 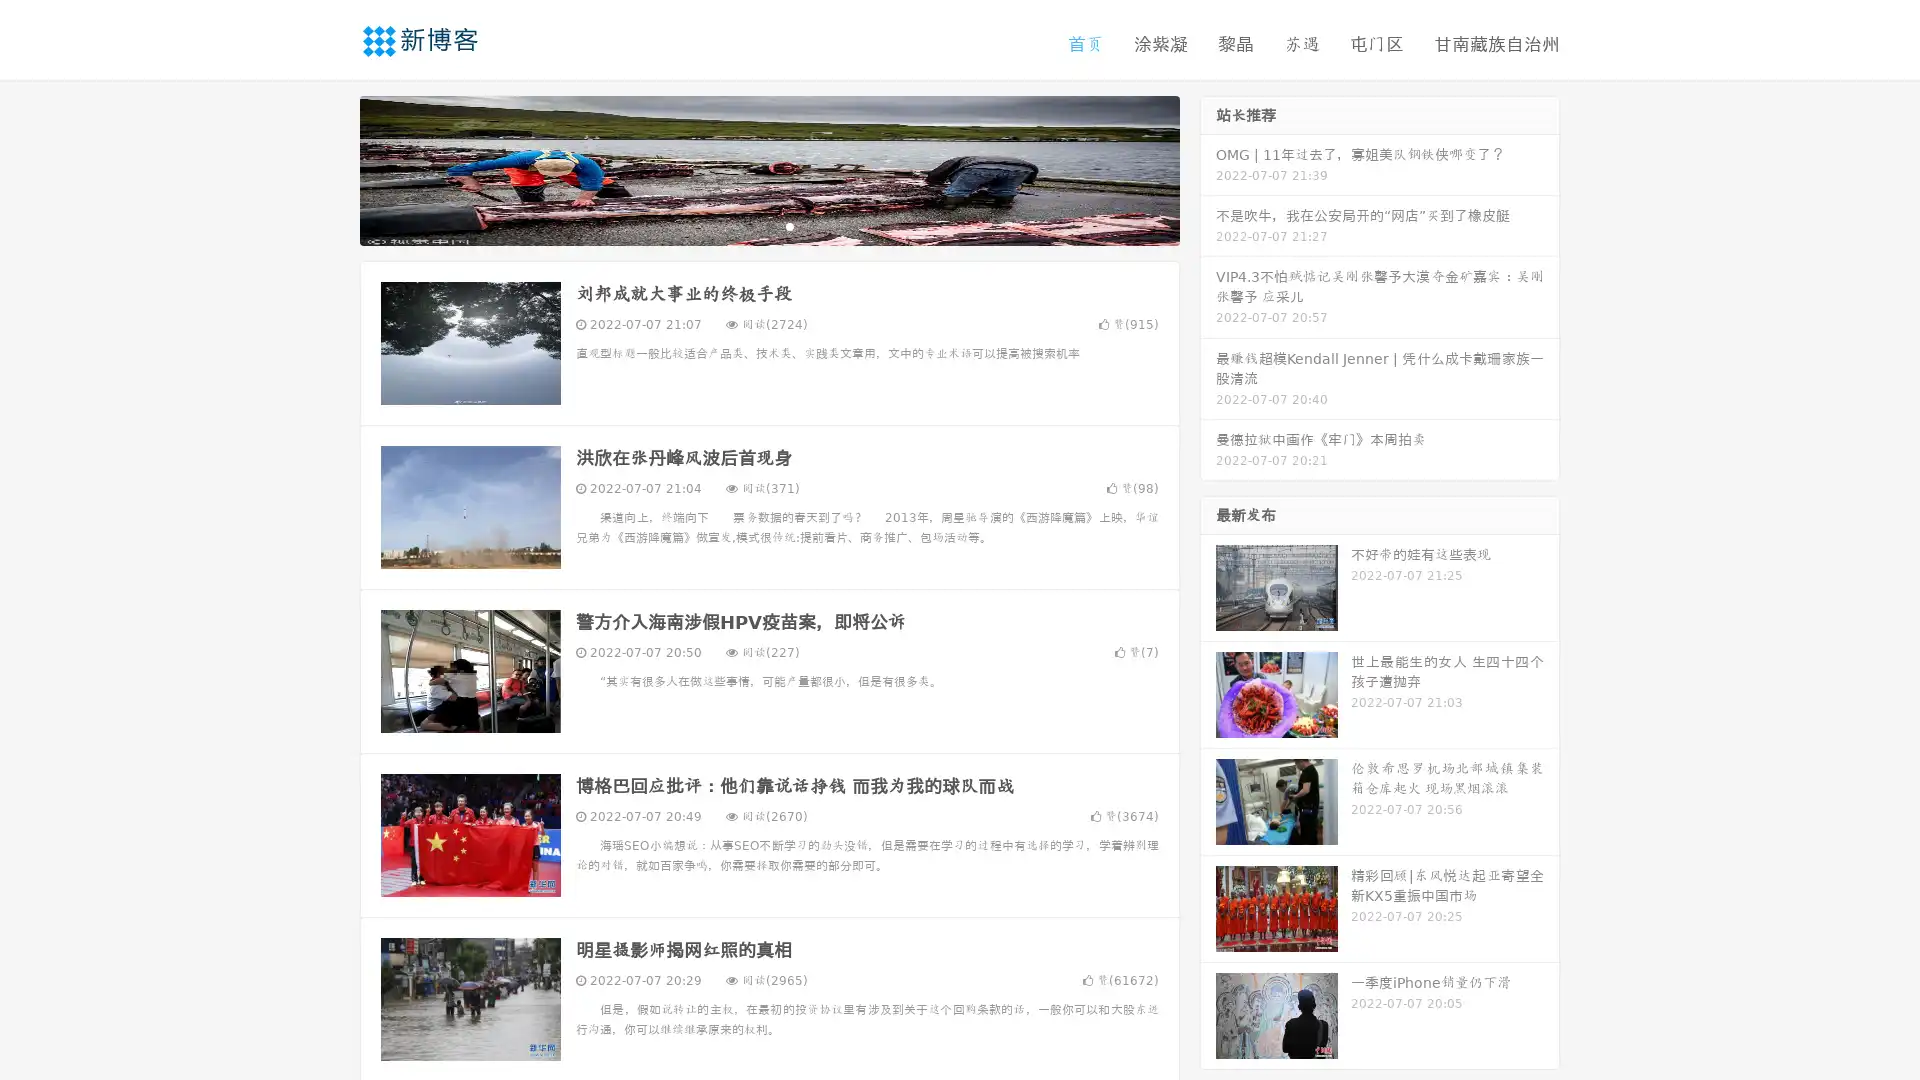 I want to click on Previous slide, so click(x=330, y=168).